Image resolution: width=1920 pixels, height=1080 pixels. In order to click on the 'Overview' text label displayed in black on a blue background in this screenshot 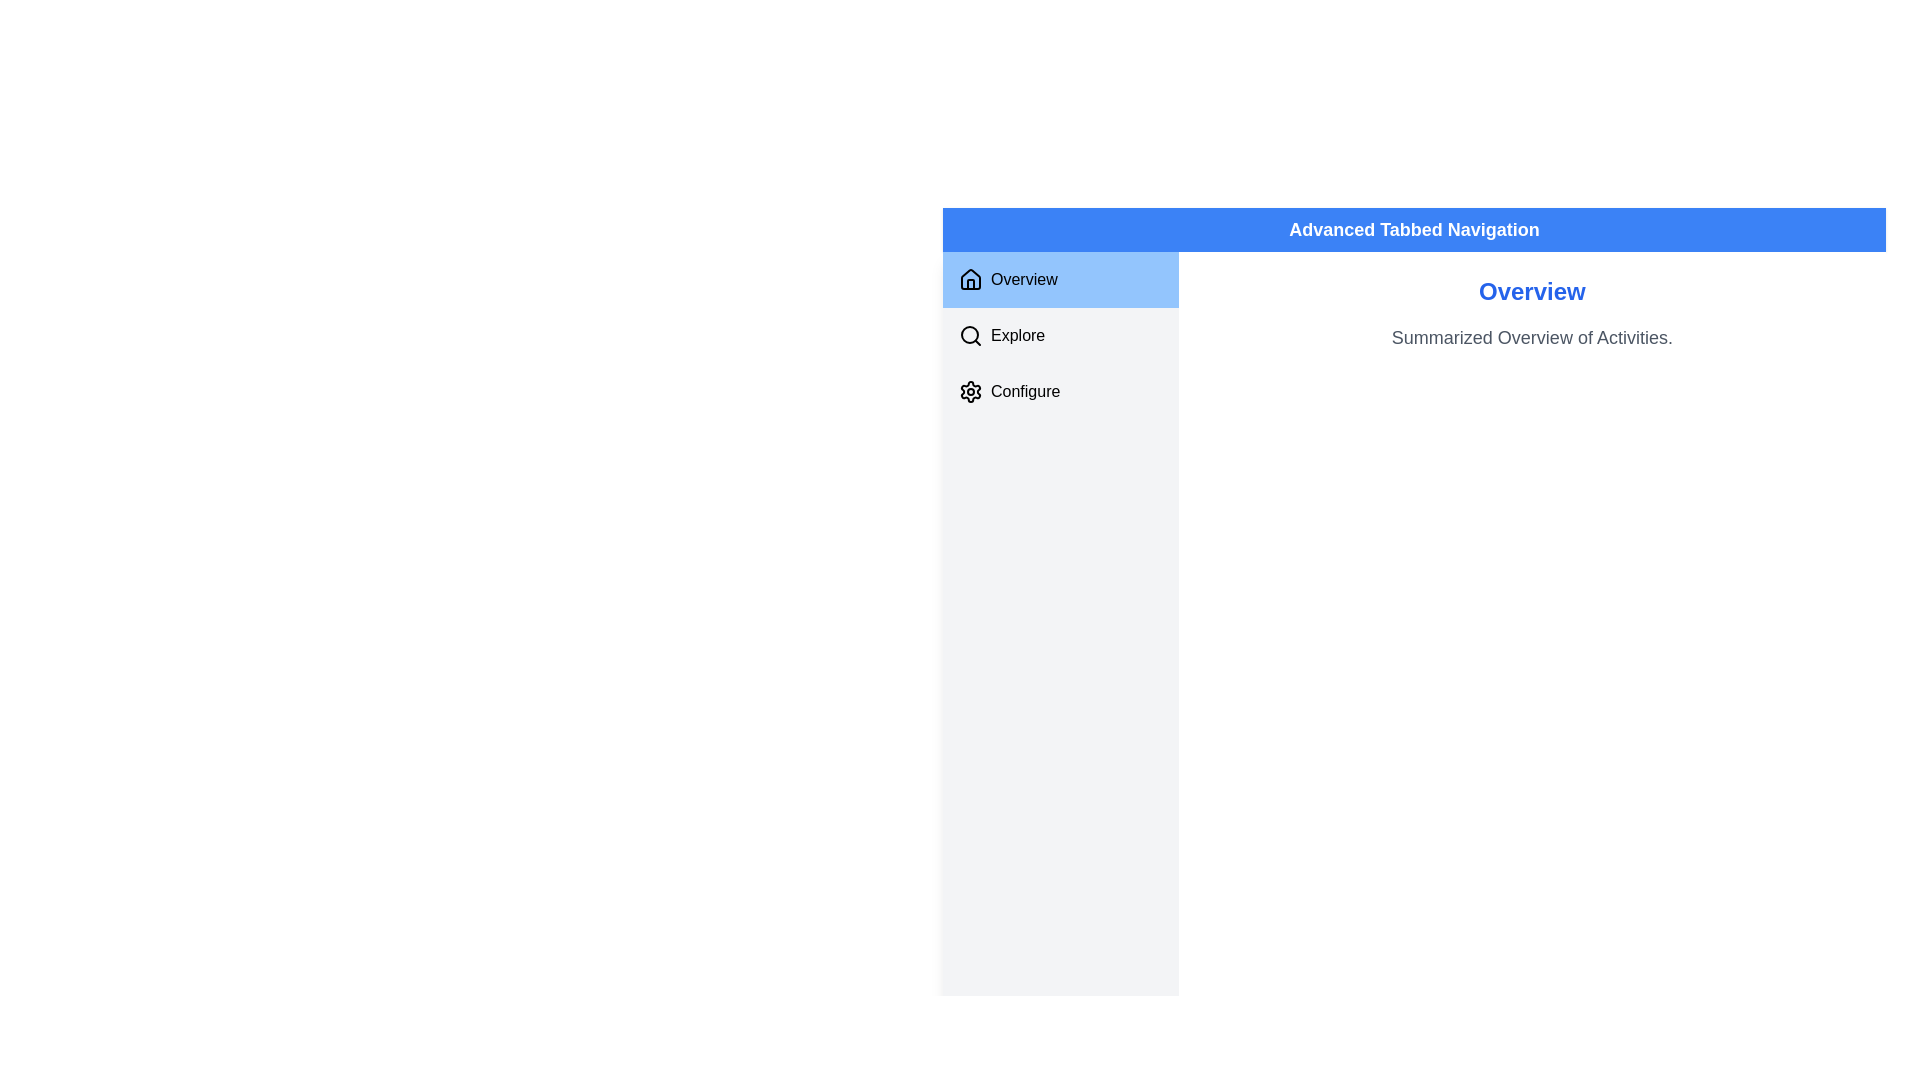, I will do `click(1024, 280)`.